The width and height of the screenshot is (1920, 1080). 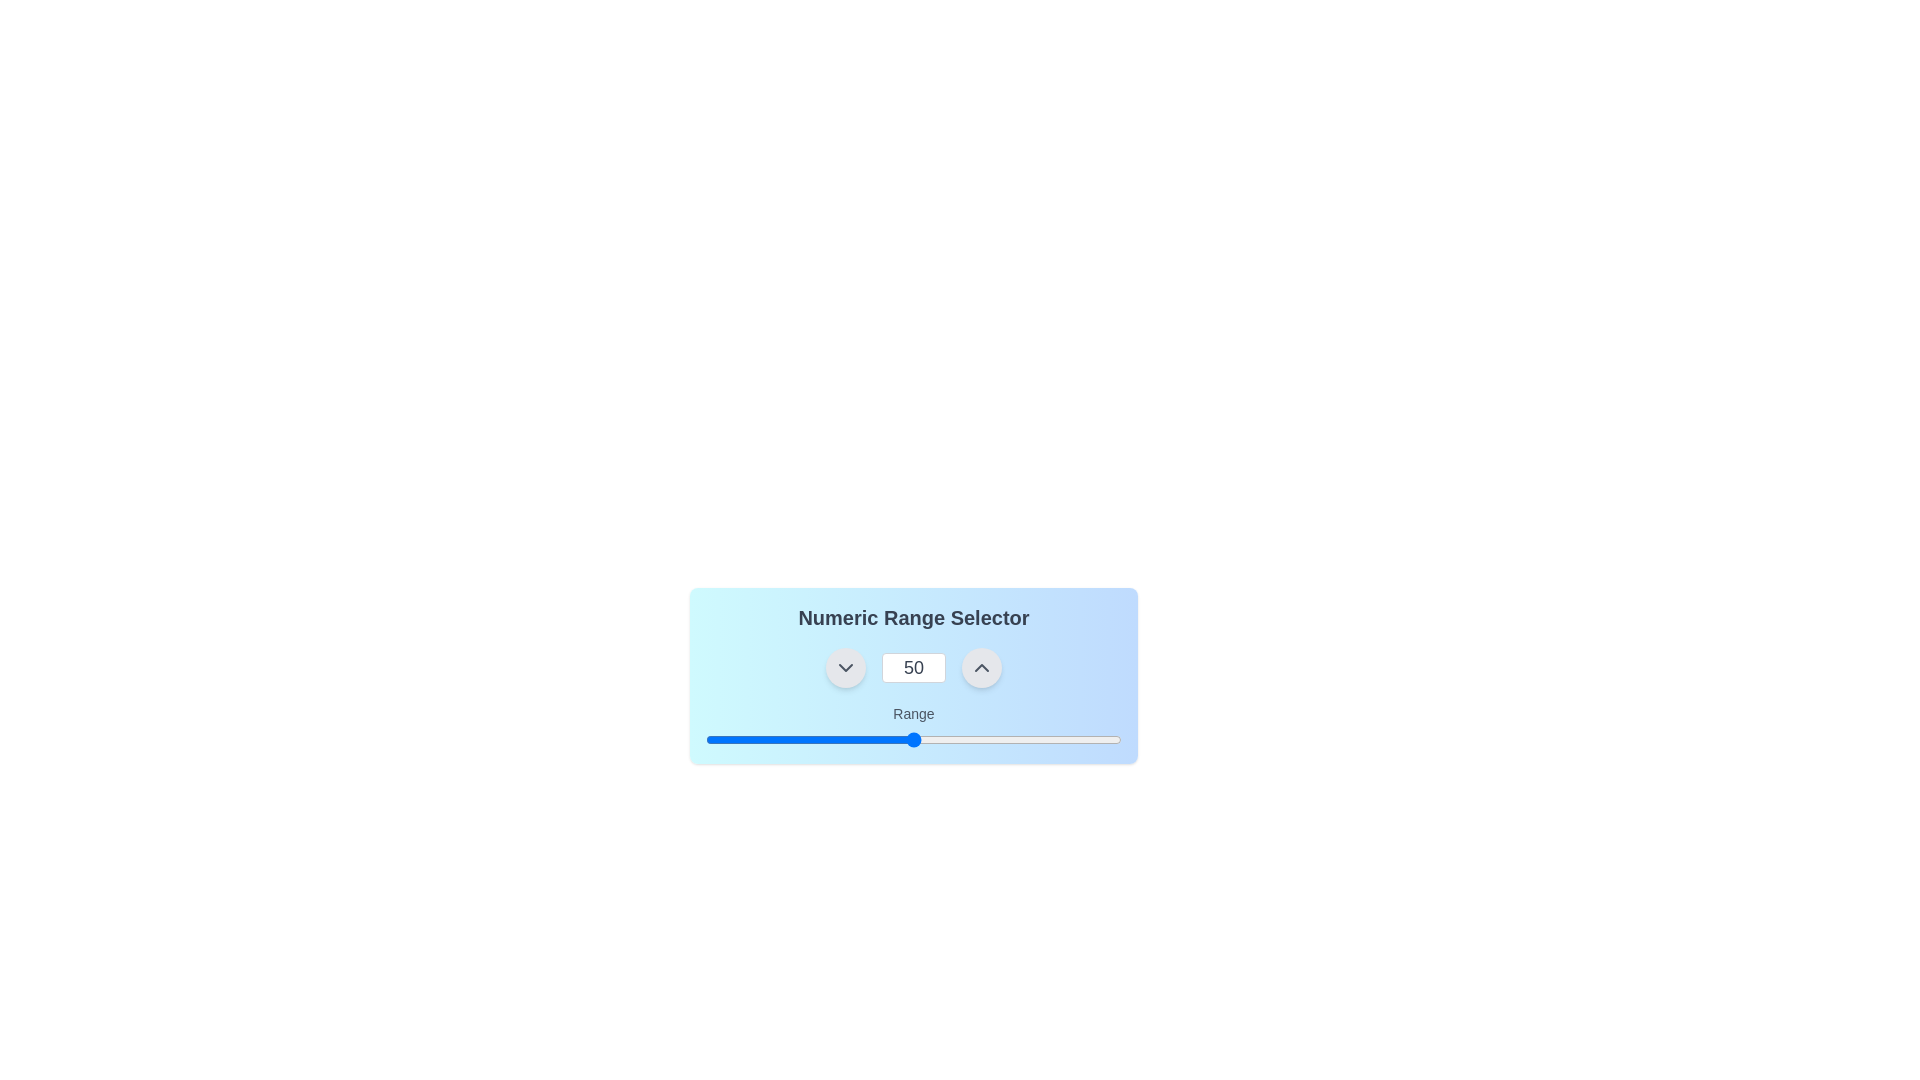 What do you see at coordinates (767, 740) in the screenshot?
I see `range` at bounding box center [767, 740].